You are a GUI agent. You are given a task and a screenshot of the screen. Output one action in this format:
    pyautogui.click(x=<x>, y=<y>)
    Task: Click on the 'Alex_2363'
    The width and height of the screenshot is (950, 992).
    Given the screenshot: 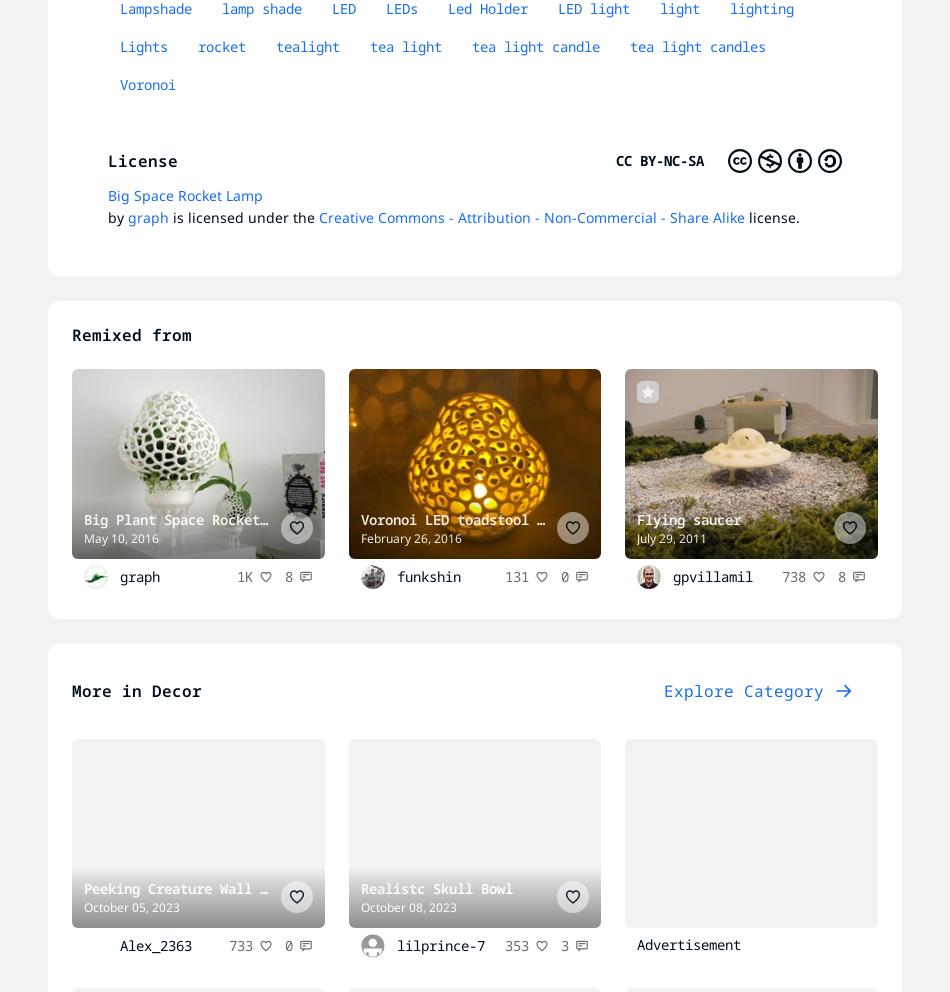 What is the action you would take?
    pyautogui.click(x=155, y=944)
    